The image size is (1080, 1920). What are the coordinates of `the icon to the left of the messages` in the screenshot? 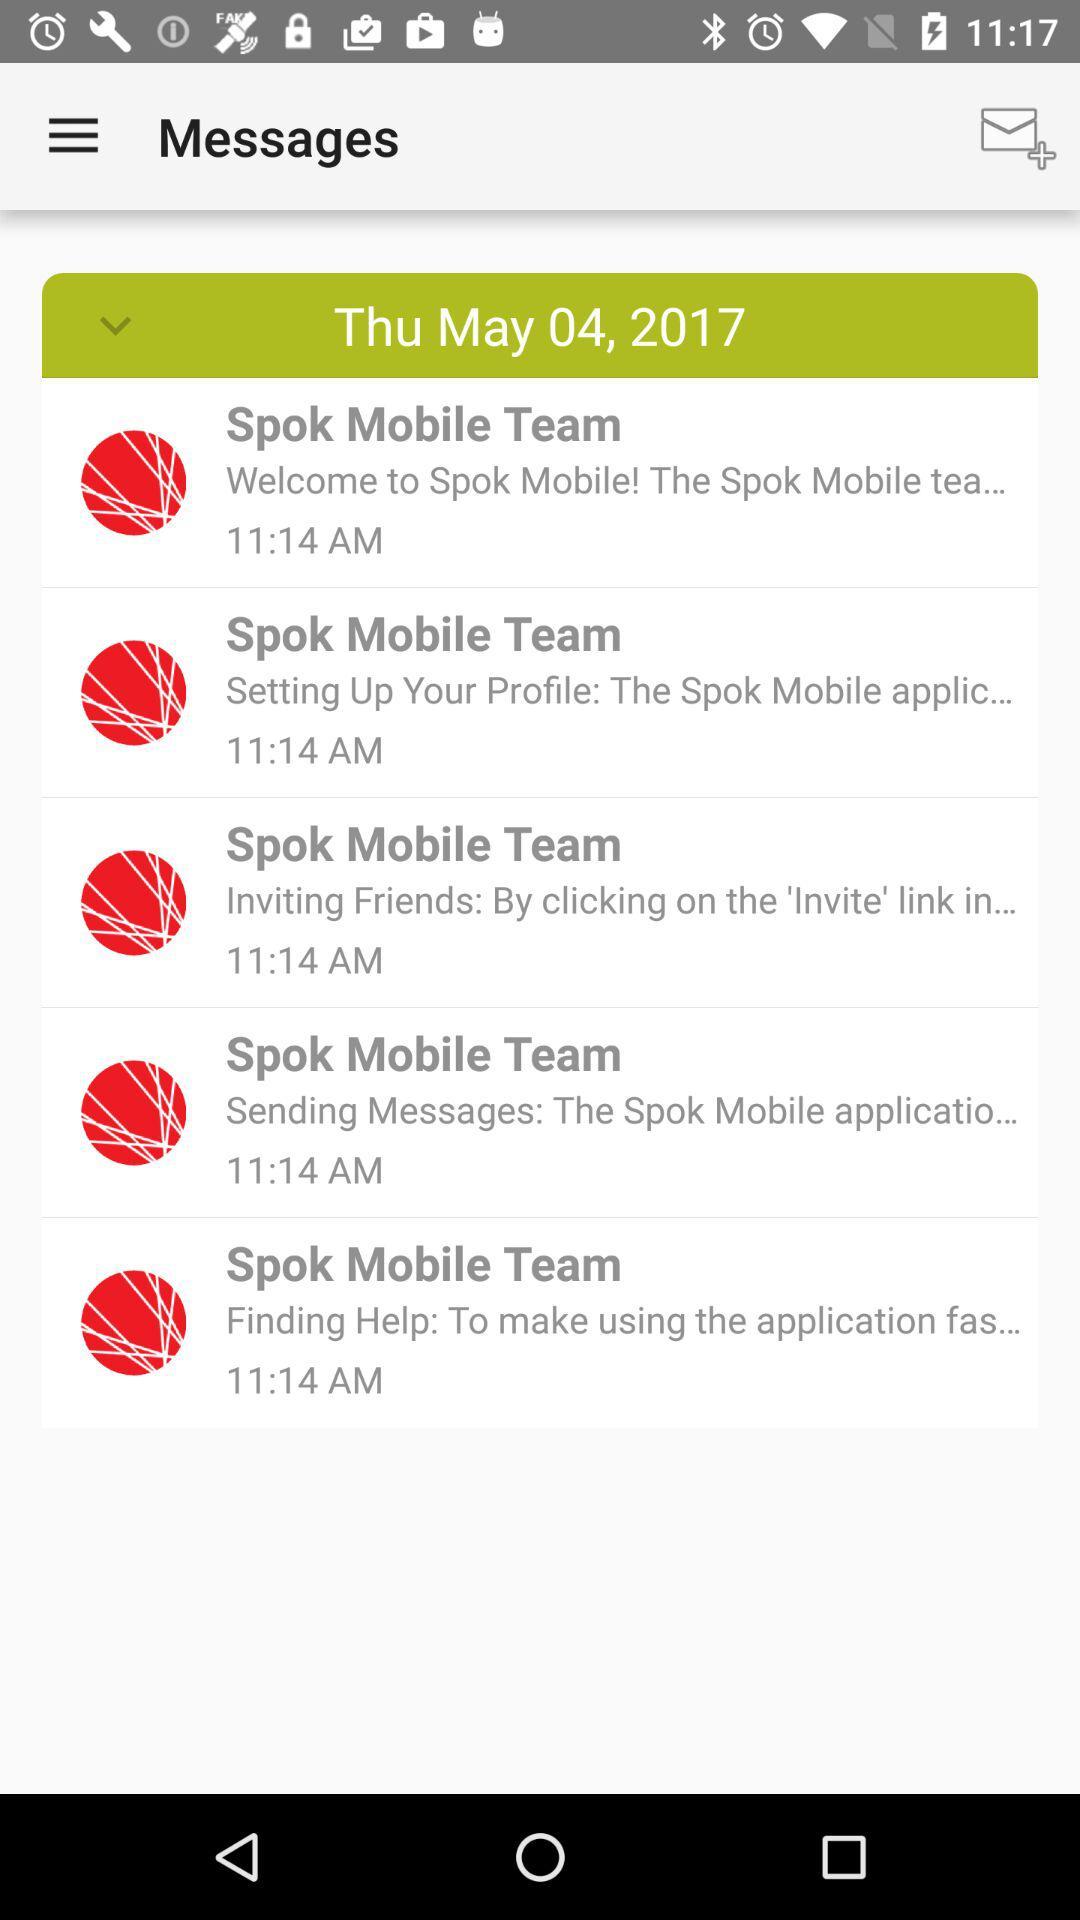 It's located at (72, 135).